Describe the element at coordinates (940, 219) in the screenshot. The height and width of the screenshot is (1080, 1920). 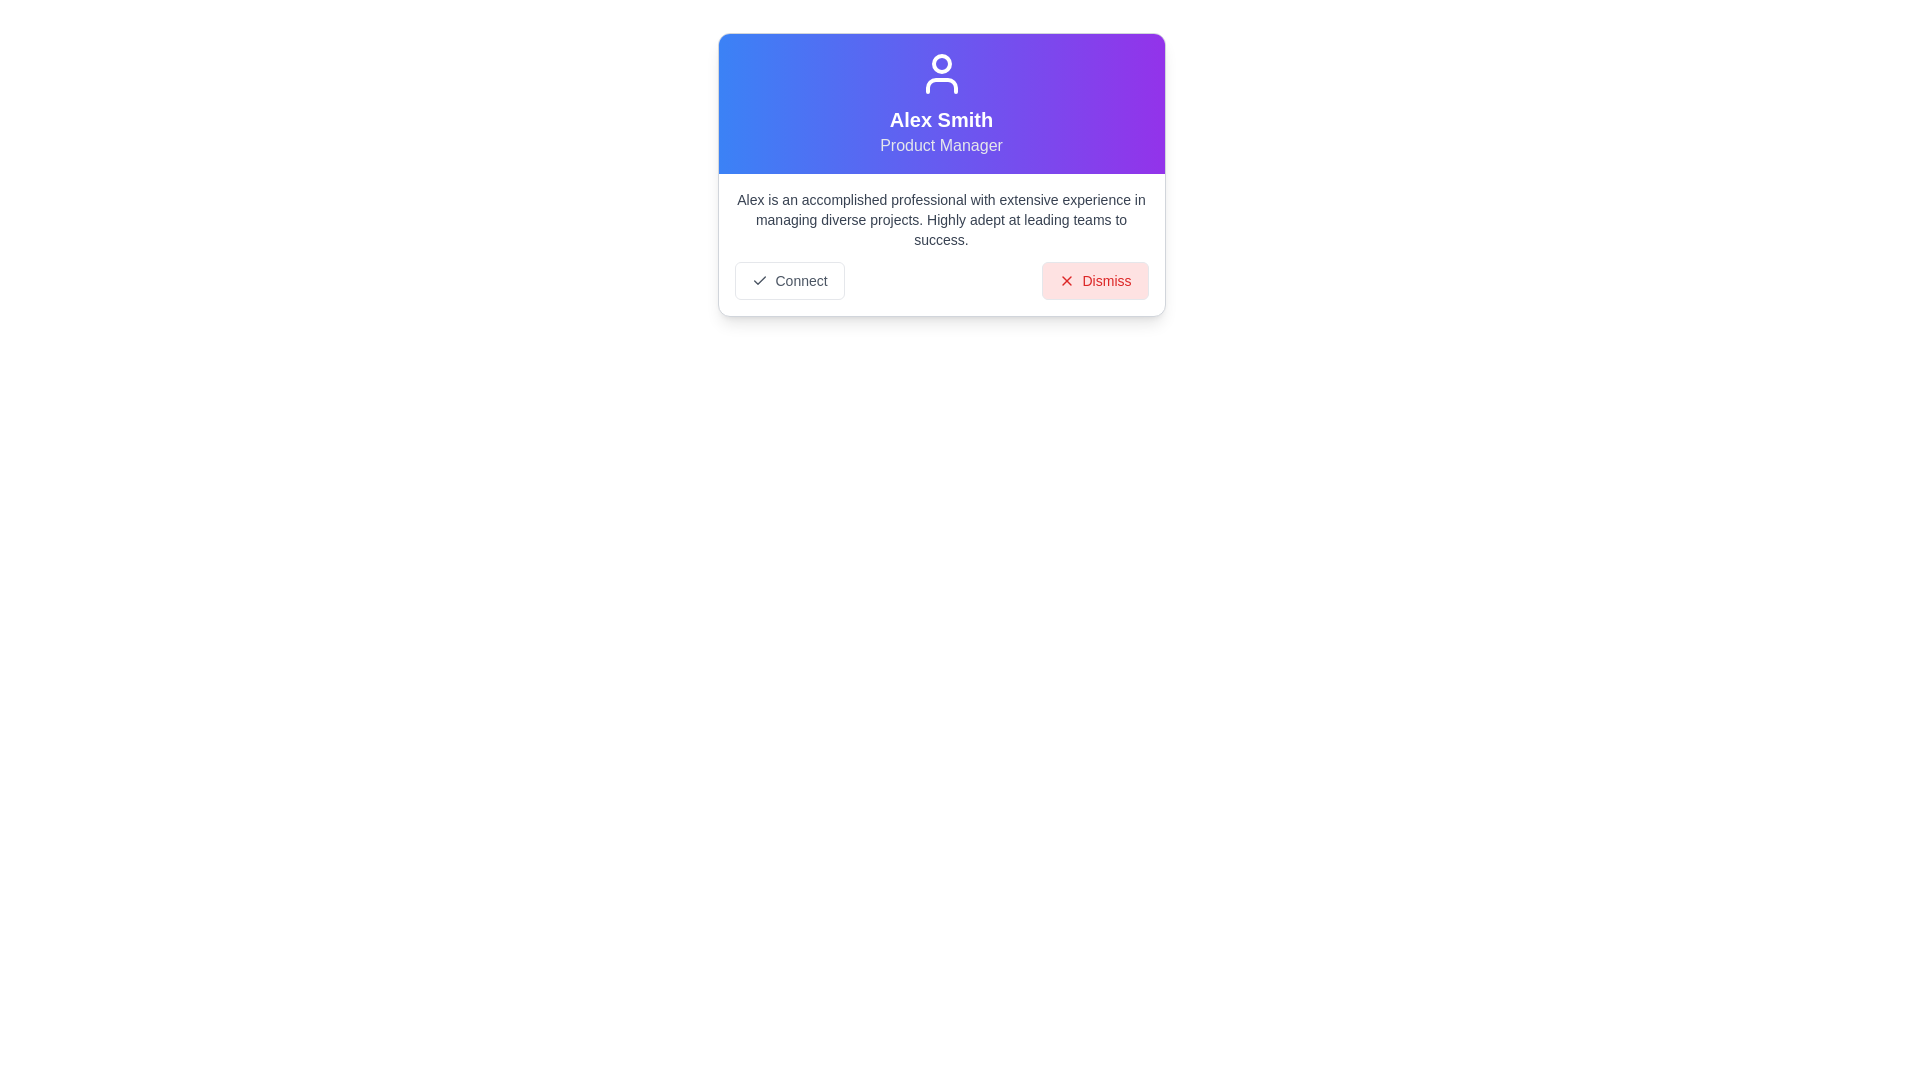
I see `static text content block describing Alex's professional summary, which is styled in gray and located centrally below the 'Alex Smith' header within the card layout` at that location.